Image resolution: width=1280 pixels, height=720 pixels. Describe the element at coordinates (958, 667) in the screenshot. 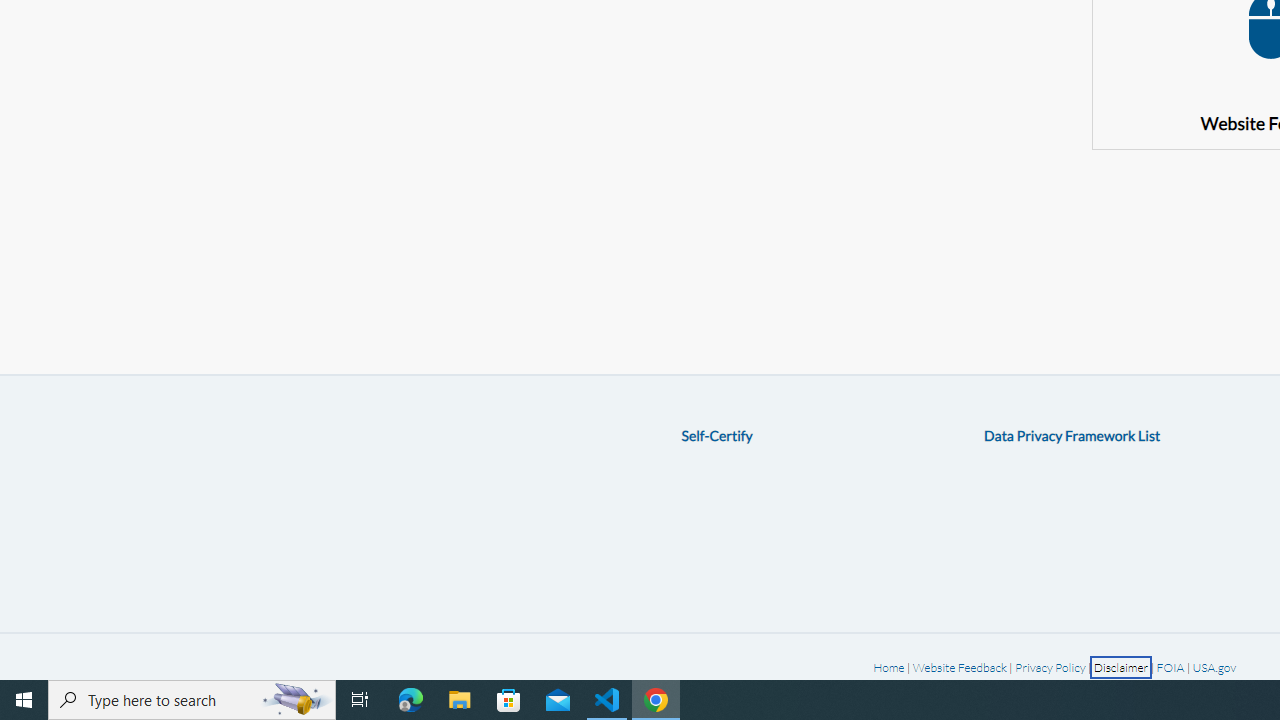

I see `'Website Feedback'` at that location.